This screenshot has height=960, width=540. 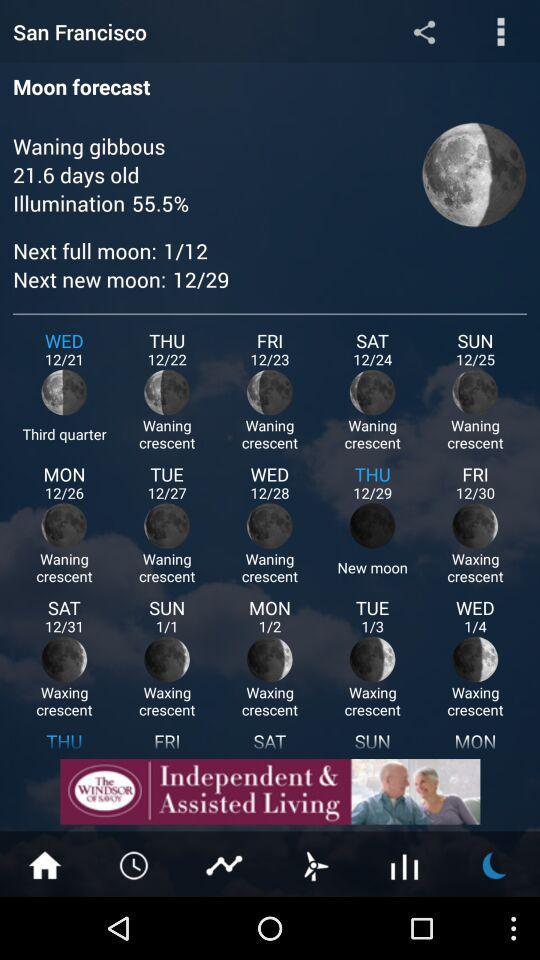 What do you see at coordinates (270, 791) in the screenshot?
I see `advertisement area` at bounding box center [270, 791].